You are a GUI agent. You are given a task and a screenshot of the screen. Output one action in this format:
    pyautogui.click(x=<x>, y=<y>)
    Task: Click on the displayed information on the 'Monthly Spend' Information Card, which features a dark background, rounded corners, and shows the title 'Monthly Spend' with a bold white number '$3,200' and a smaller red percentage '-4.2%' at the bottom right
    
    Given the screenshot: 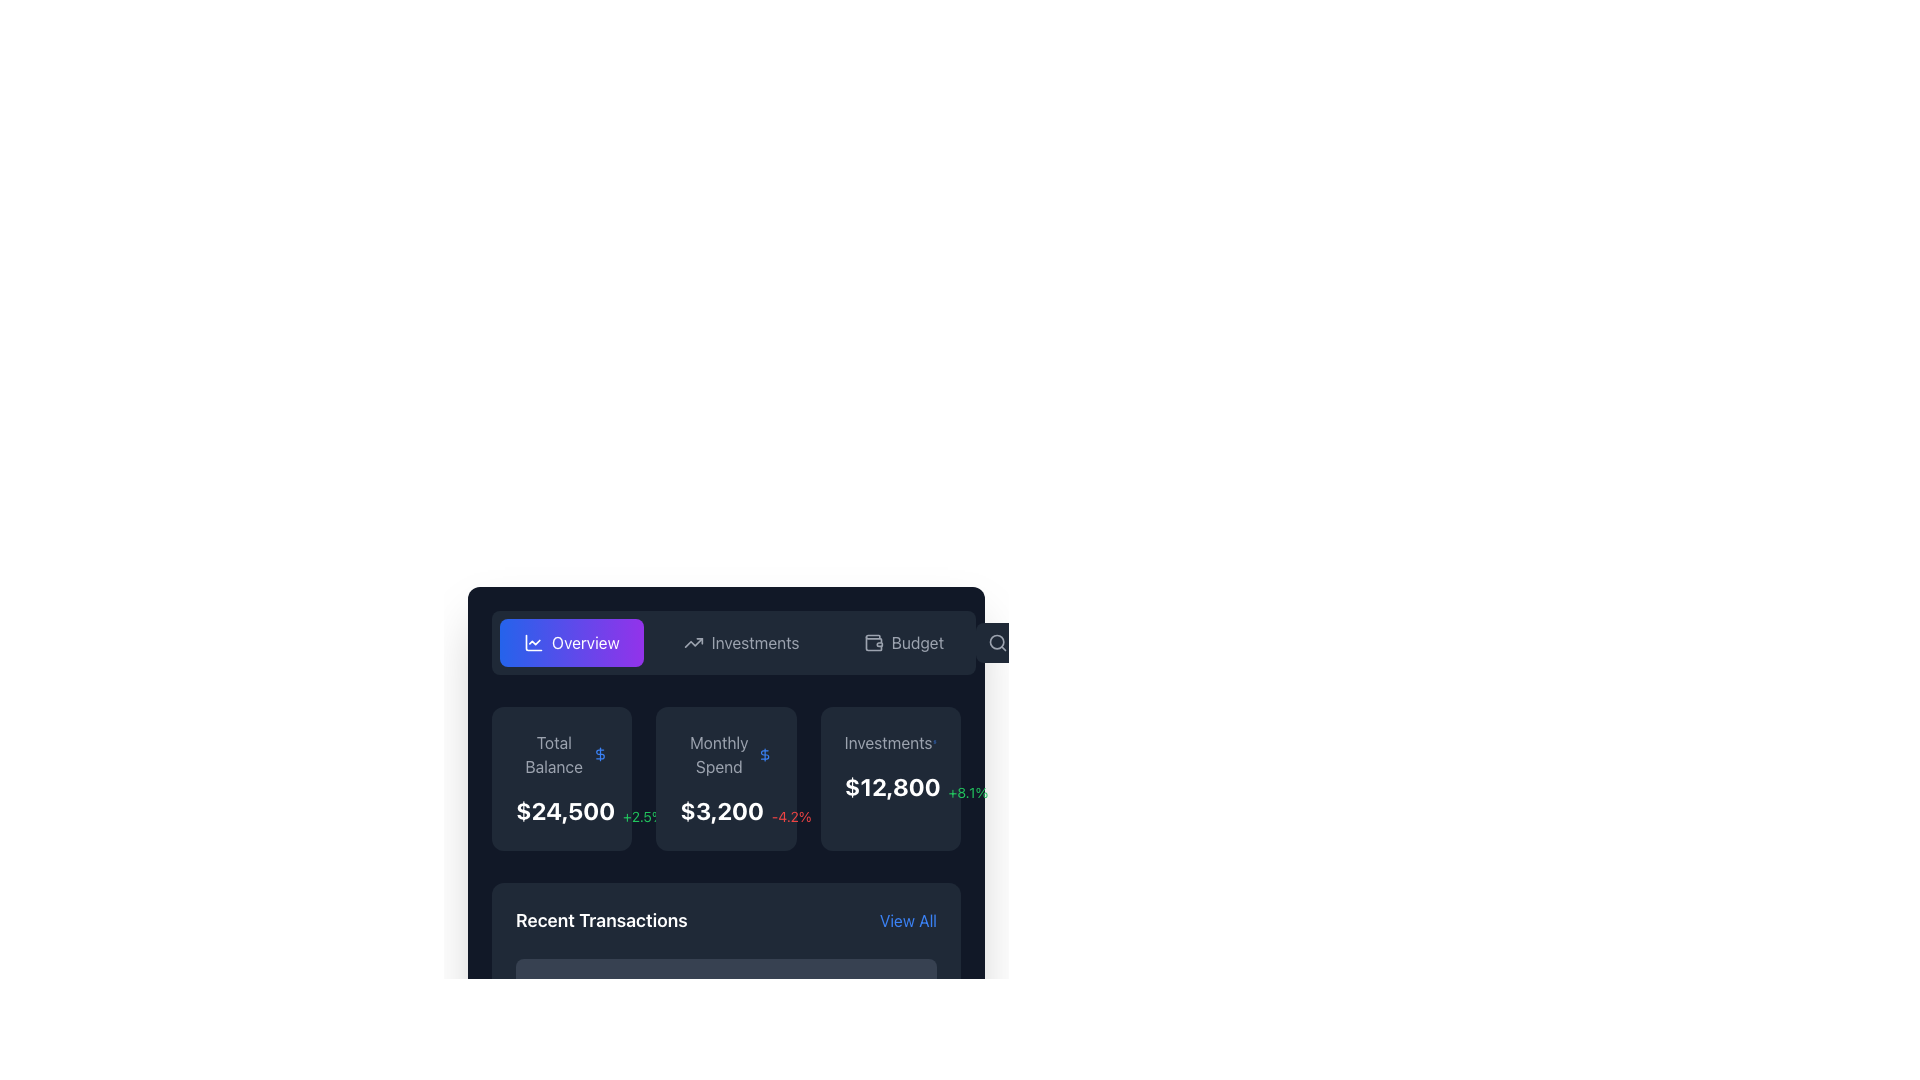 What is the action you would take?
    pyautogui.click(x=725, y=778)
    